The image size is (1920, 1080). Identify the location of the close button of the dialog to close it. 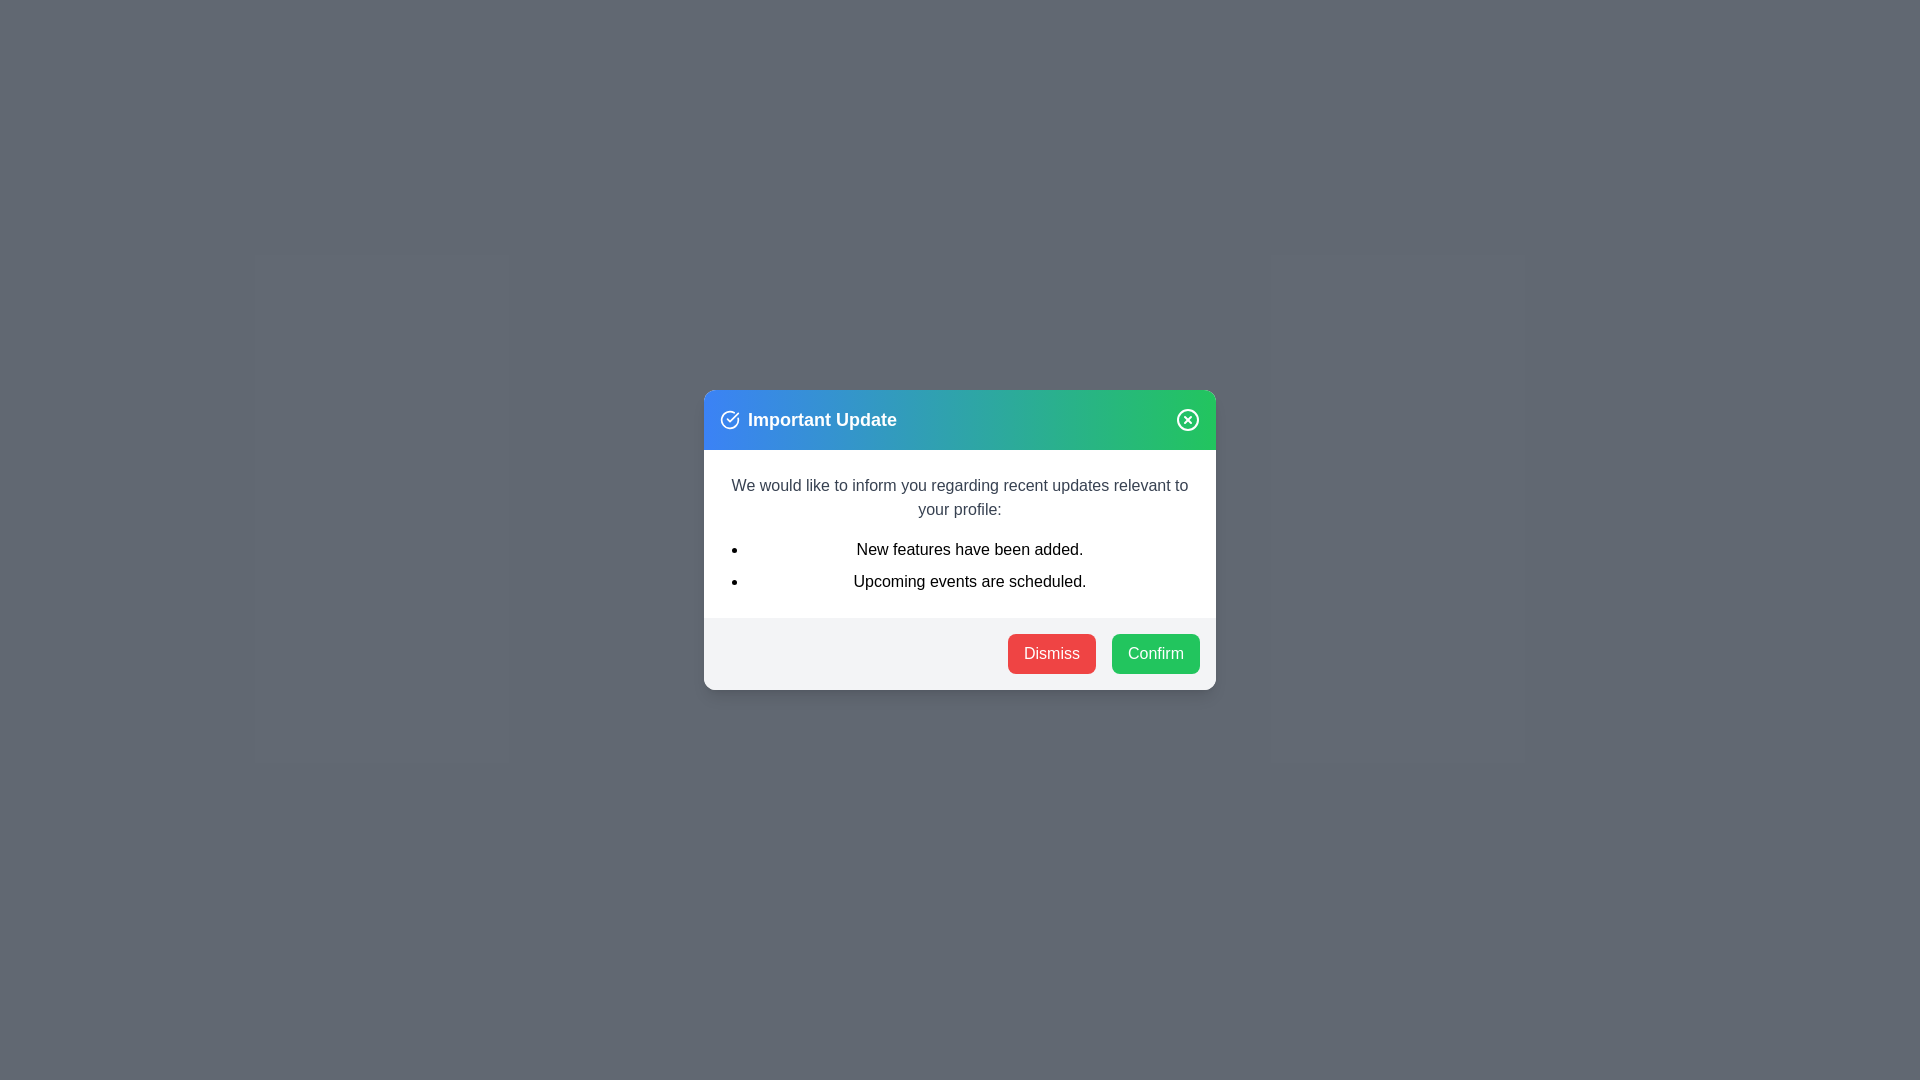
(1188, 419).